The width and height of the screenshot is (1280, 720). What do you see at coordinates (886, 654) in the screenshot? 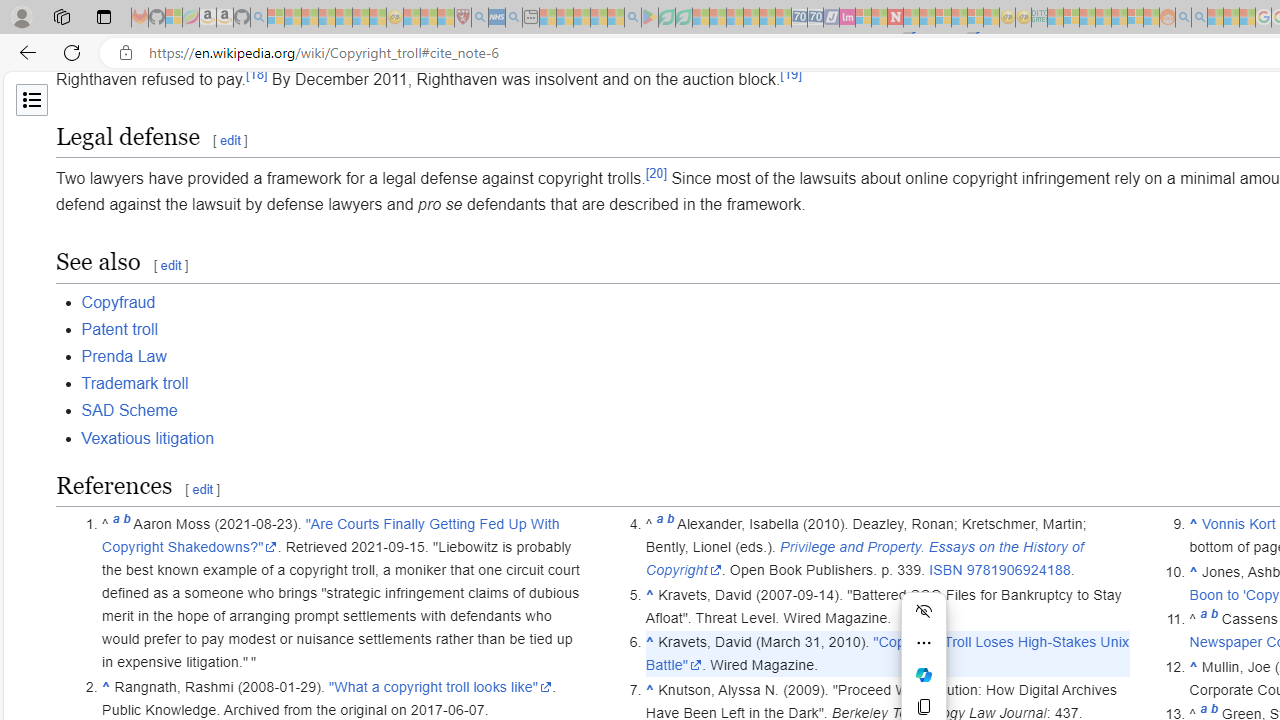
I see `'"Copyright Troll Loses High-Stakes Unix Battle"'` at bounding box center [886, 654].